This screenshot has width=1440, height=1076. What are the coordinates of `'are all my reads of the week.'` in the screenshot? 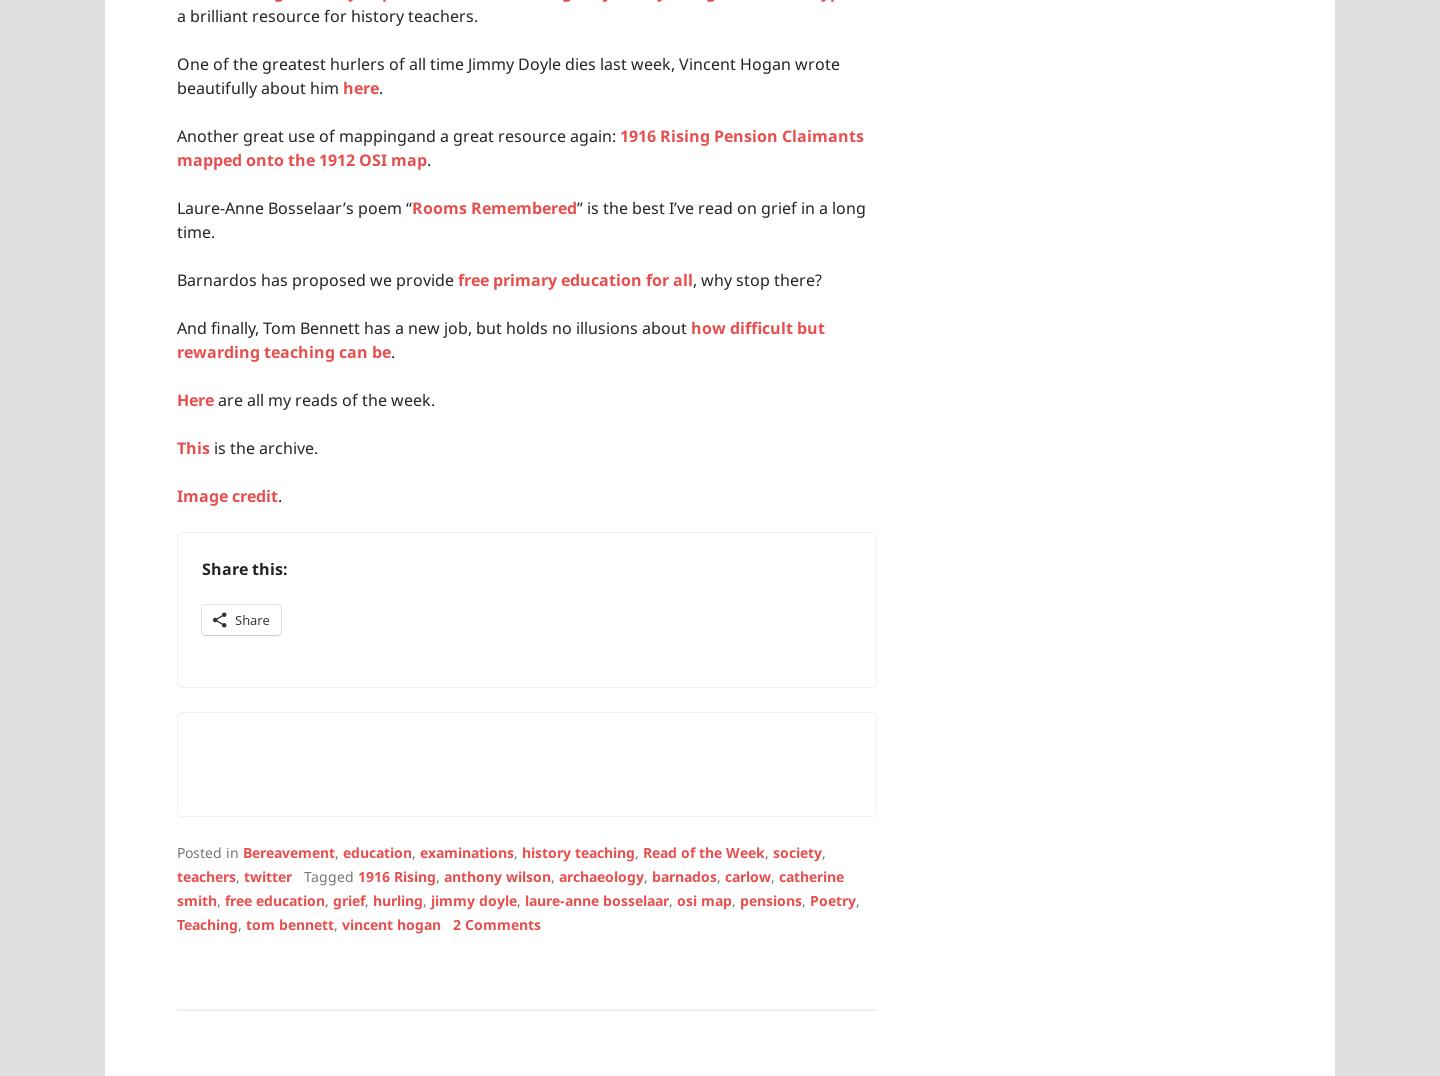 It's located at (324, 397).